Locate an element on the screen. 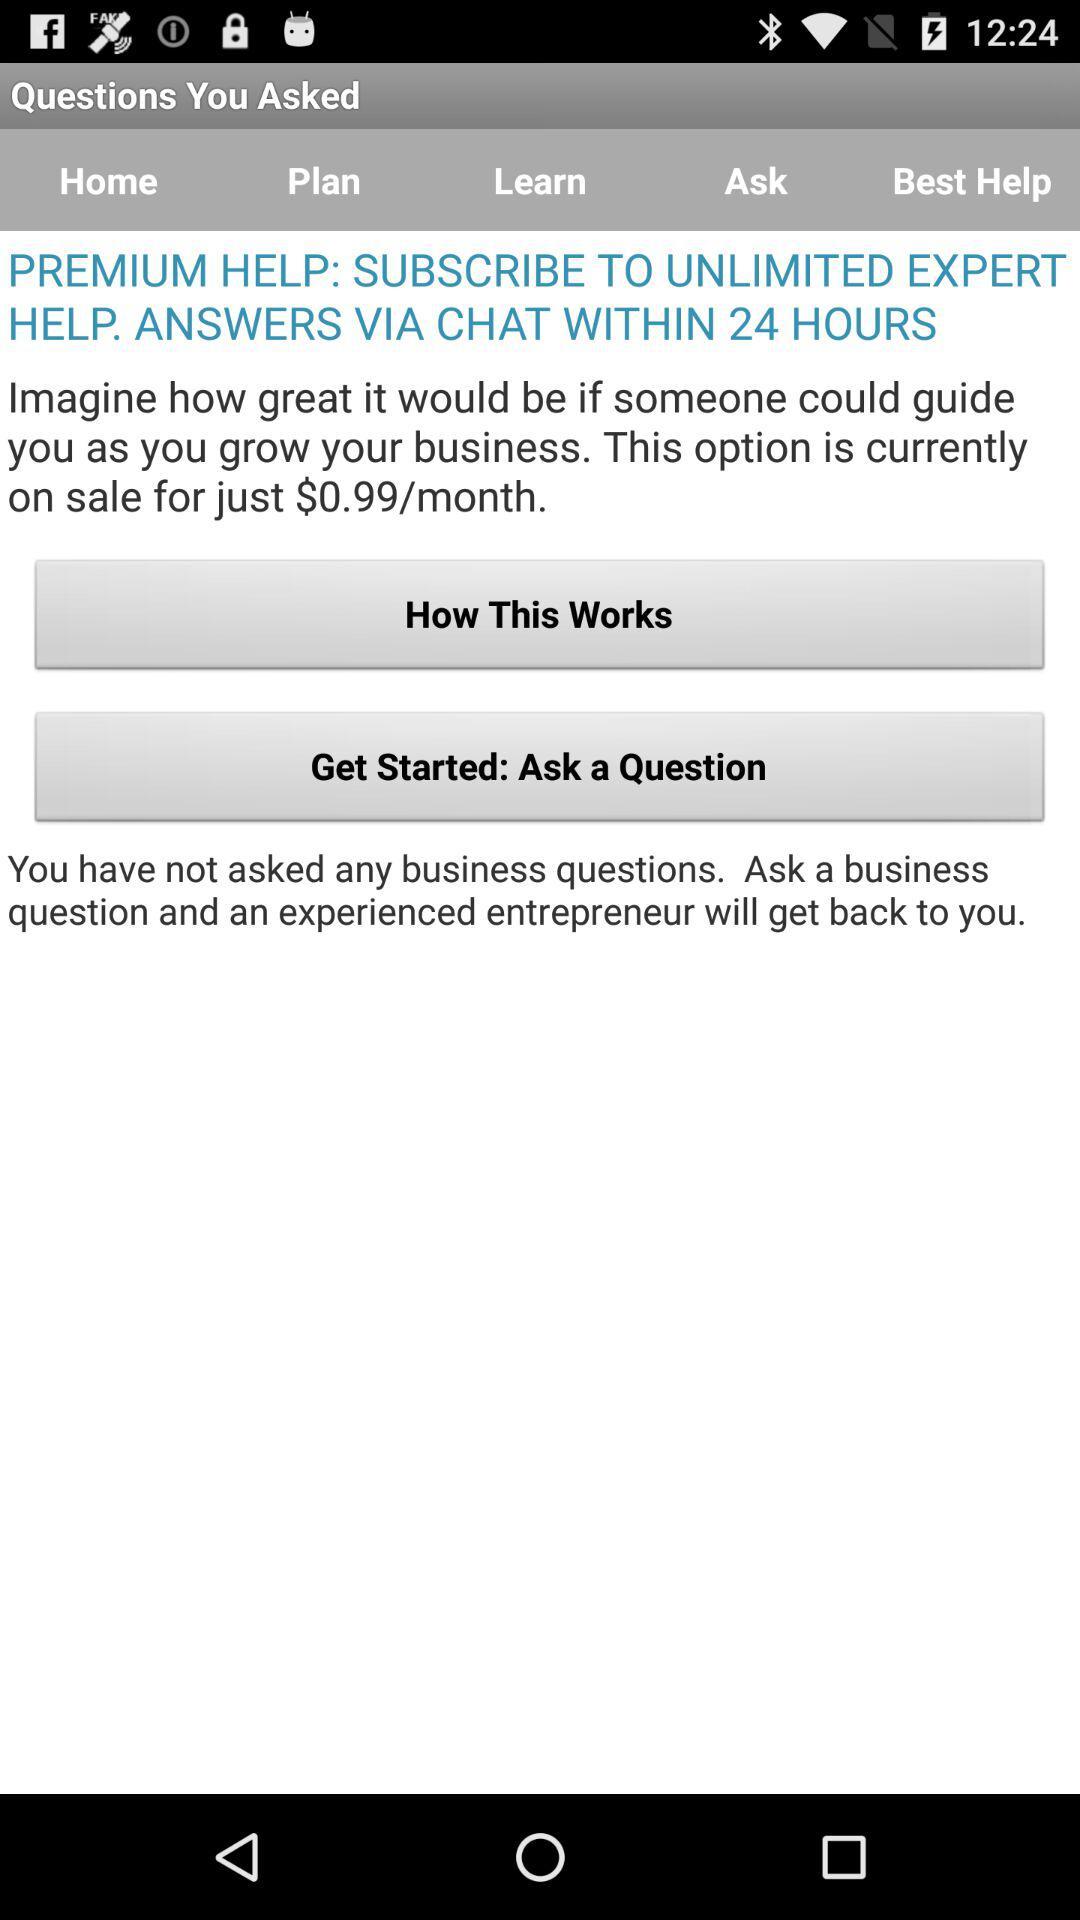 The width and height of the screenshot is (1080, 1920). item to the right of ask icon is located at coordinates (971, 180).